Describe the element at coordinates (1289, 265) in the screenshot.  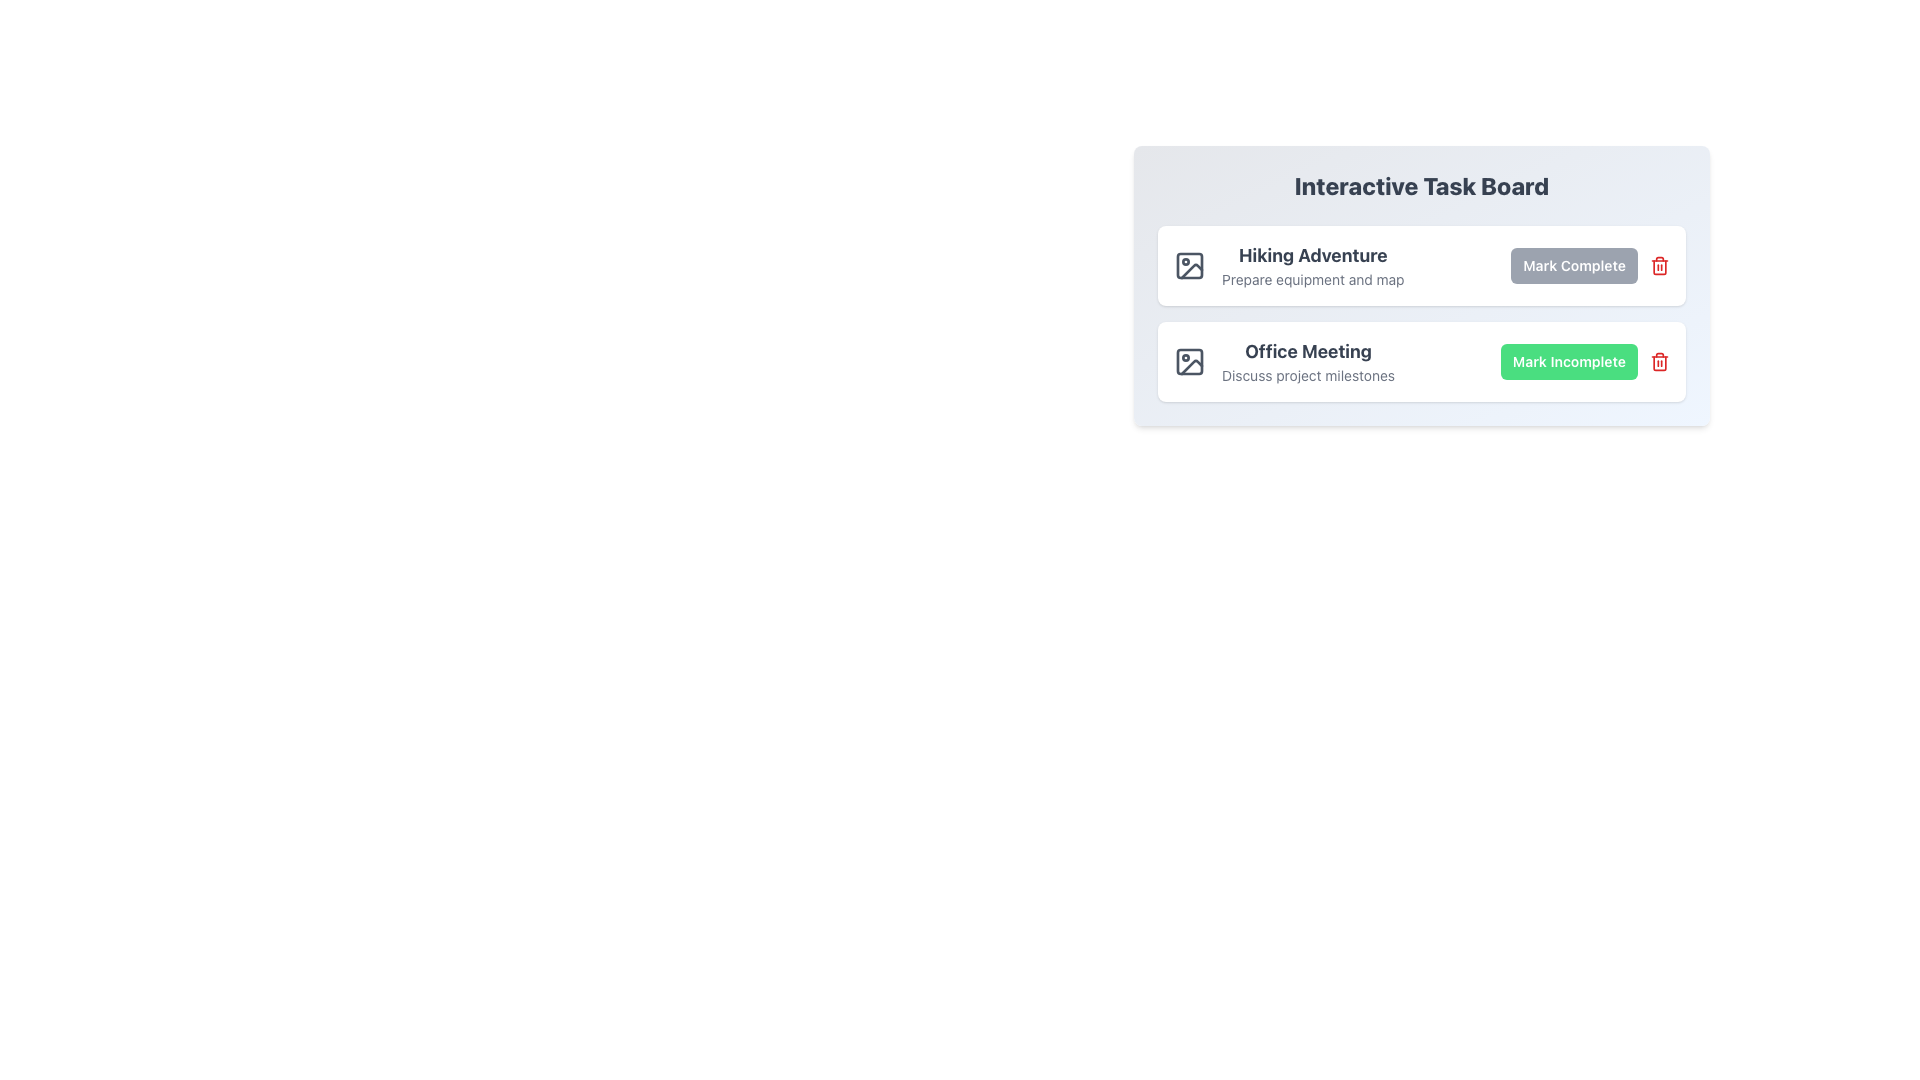
I see `task details displayed in the text and icon group located in the upper task card on the right-hand side of the interface, adjacent to the 'Mark Complete' button` at that location.